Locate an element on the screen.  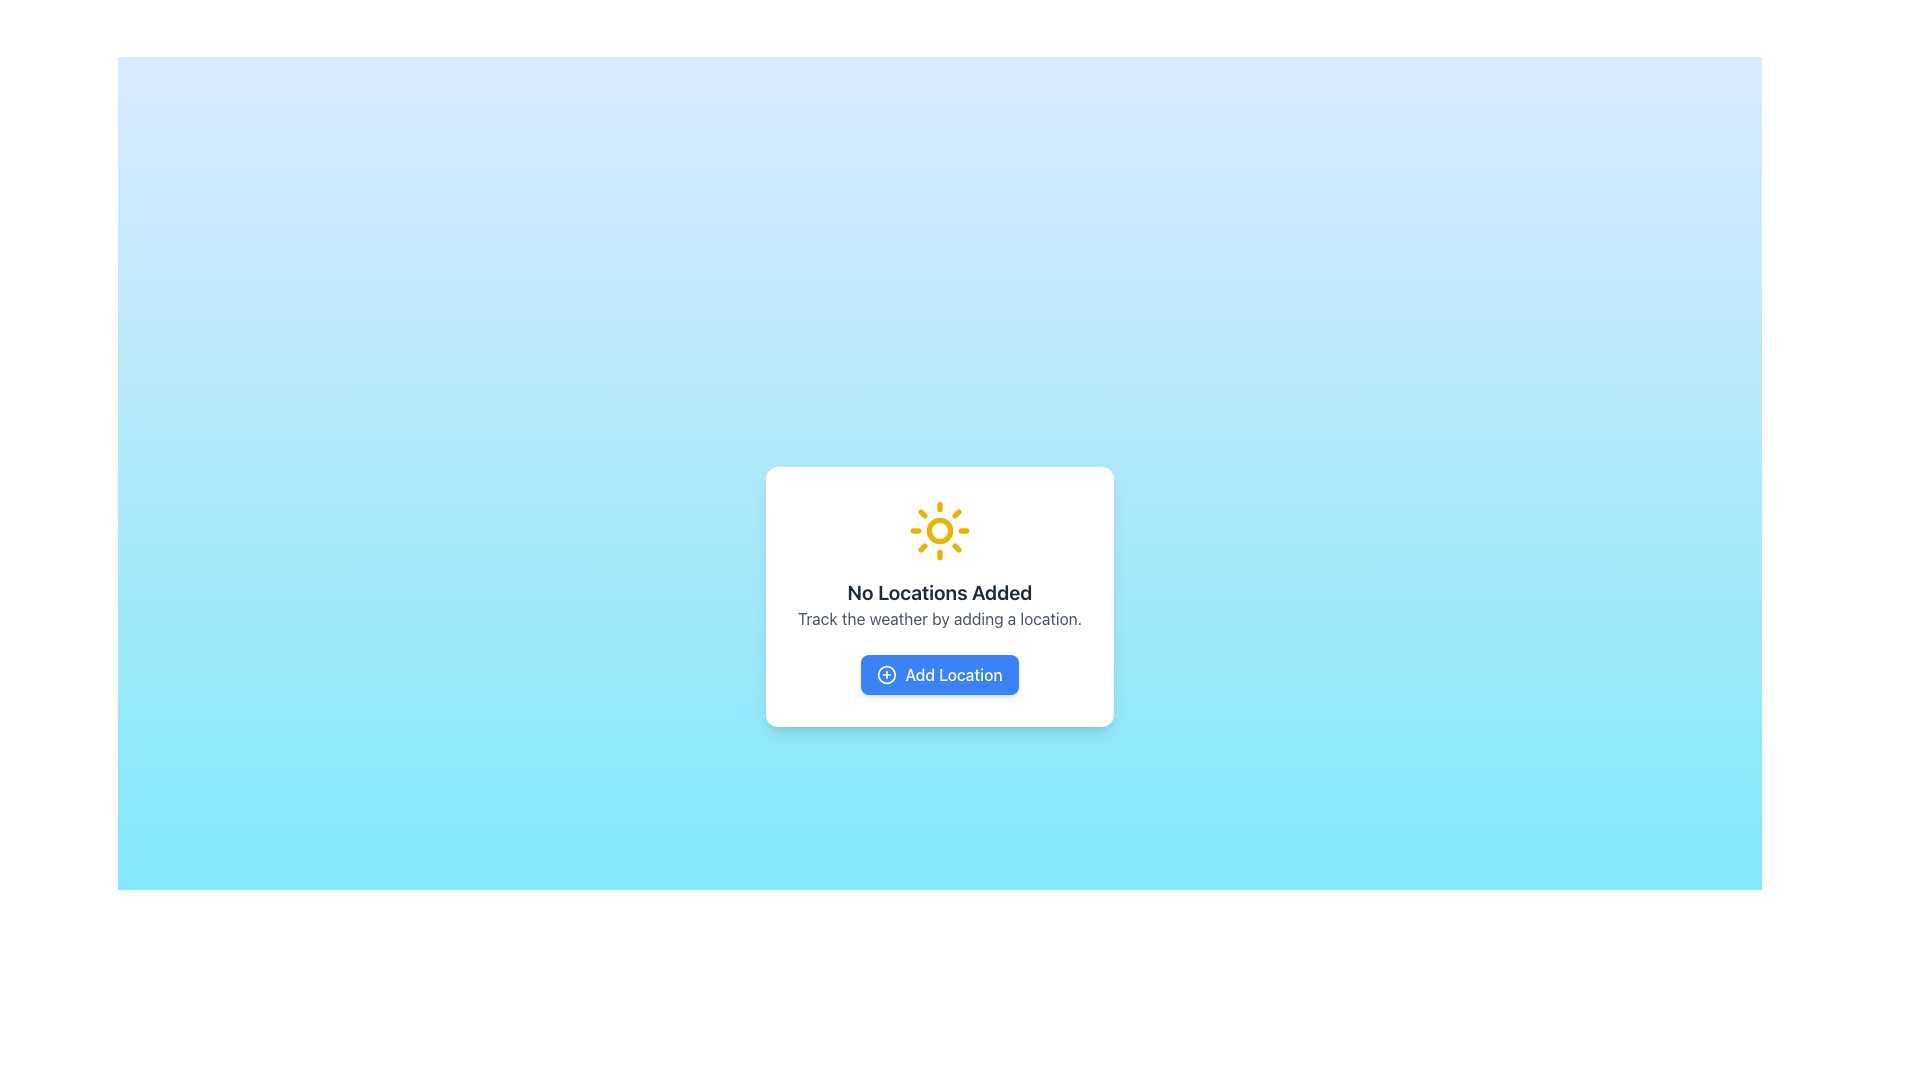
the icon of a circle with a '+' symbol, which is located within the 'Add Location' button, positioned on the left side of the text label is located at coordinates (886, 675).